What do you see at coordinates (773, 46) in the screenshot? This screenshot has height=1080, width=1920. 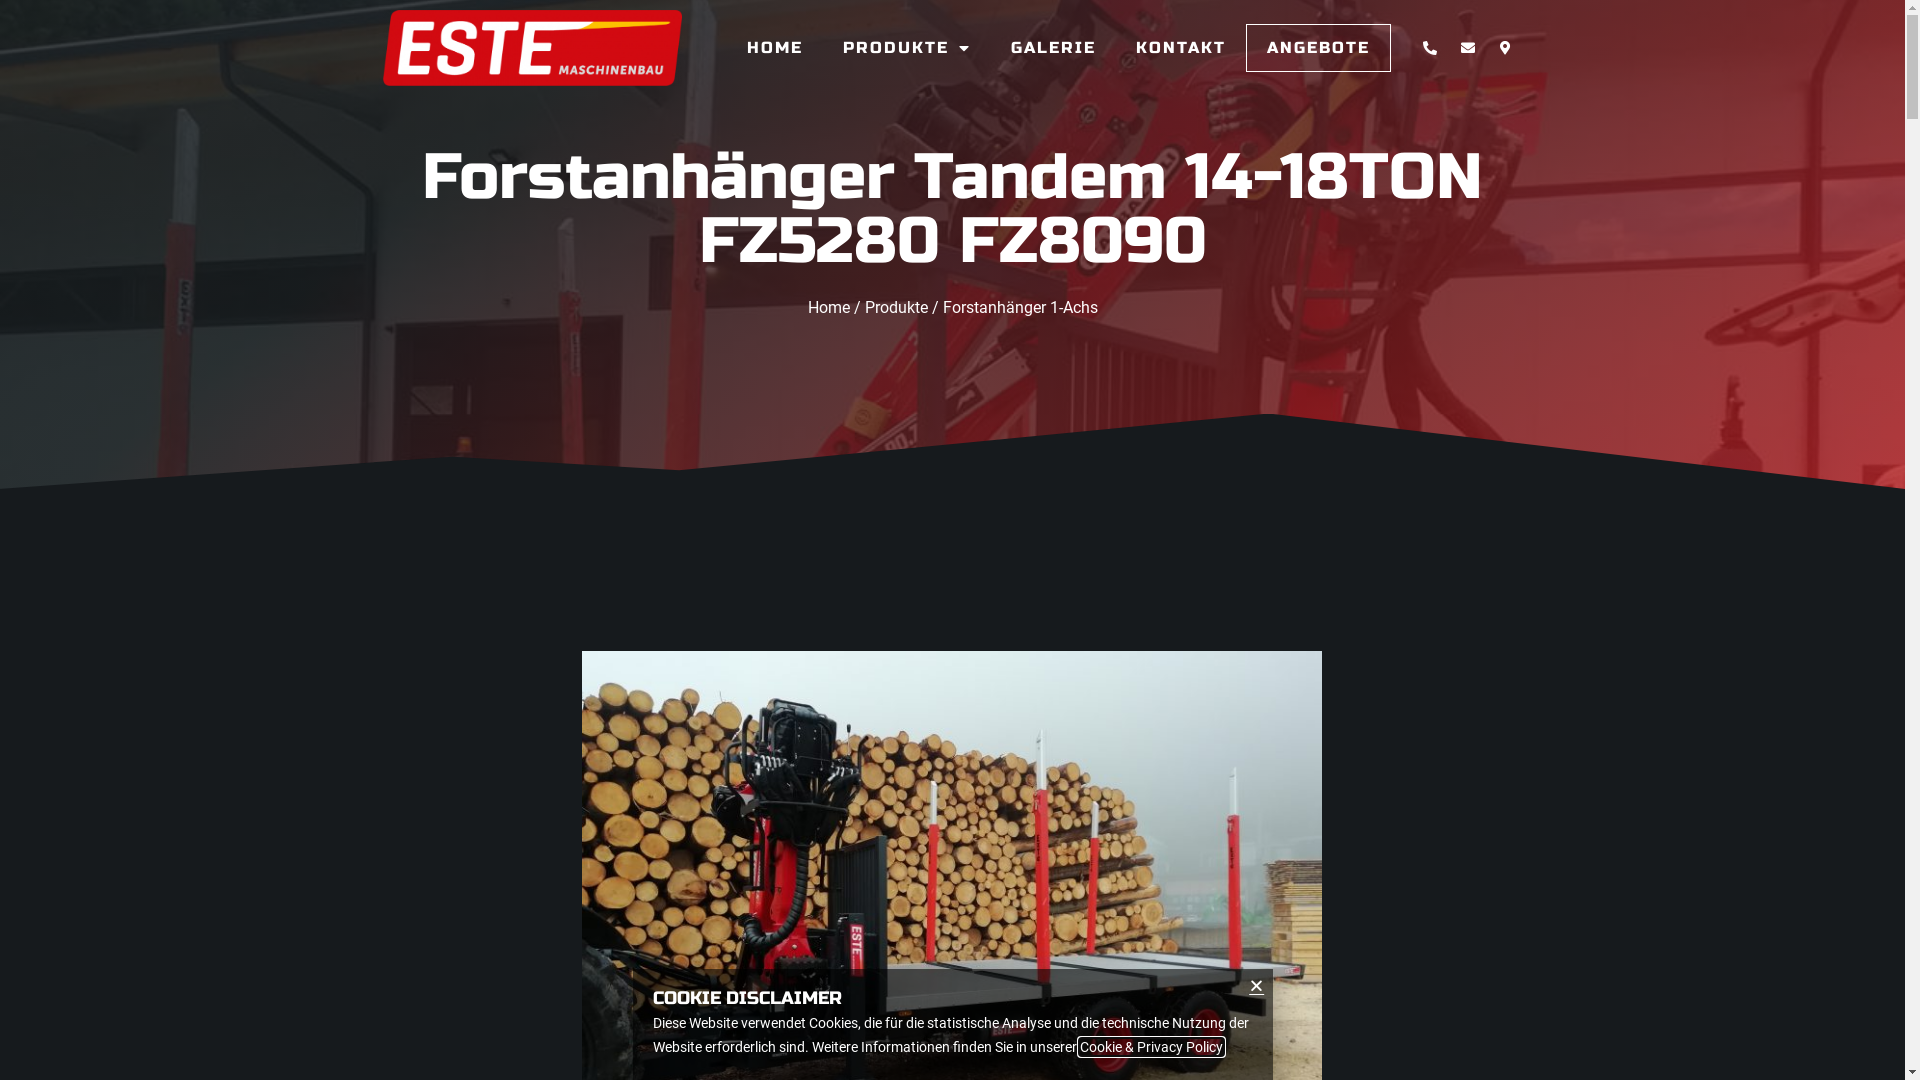 I see `'HOME'` at bounding box center [773, 46].